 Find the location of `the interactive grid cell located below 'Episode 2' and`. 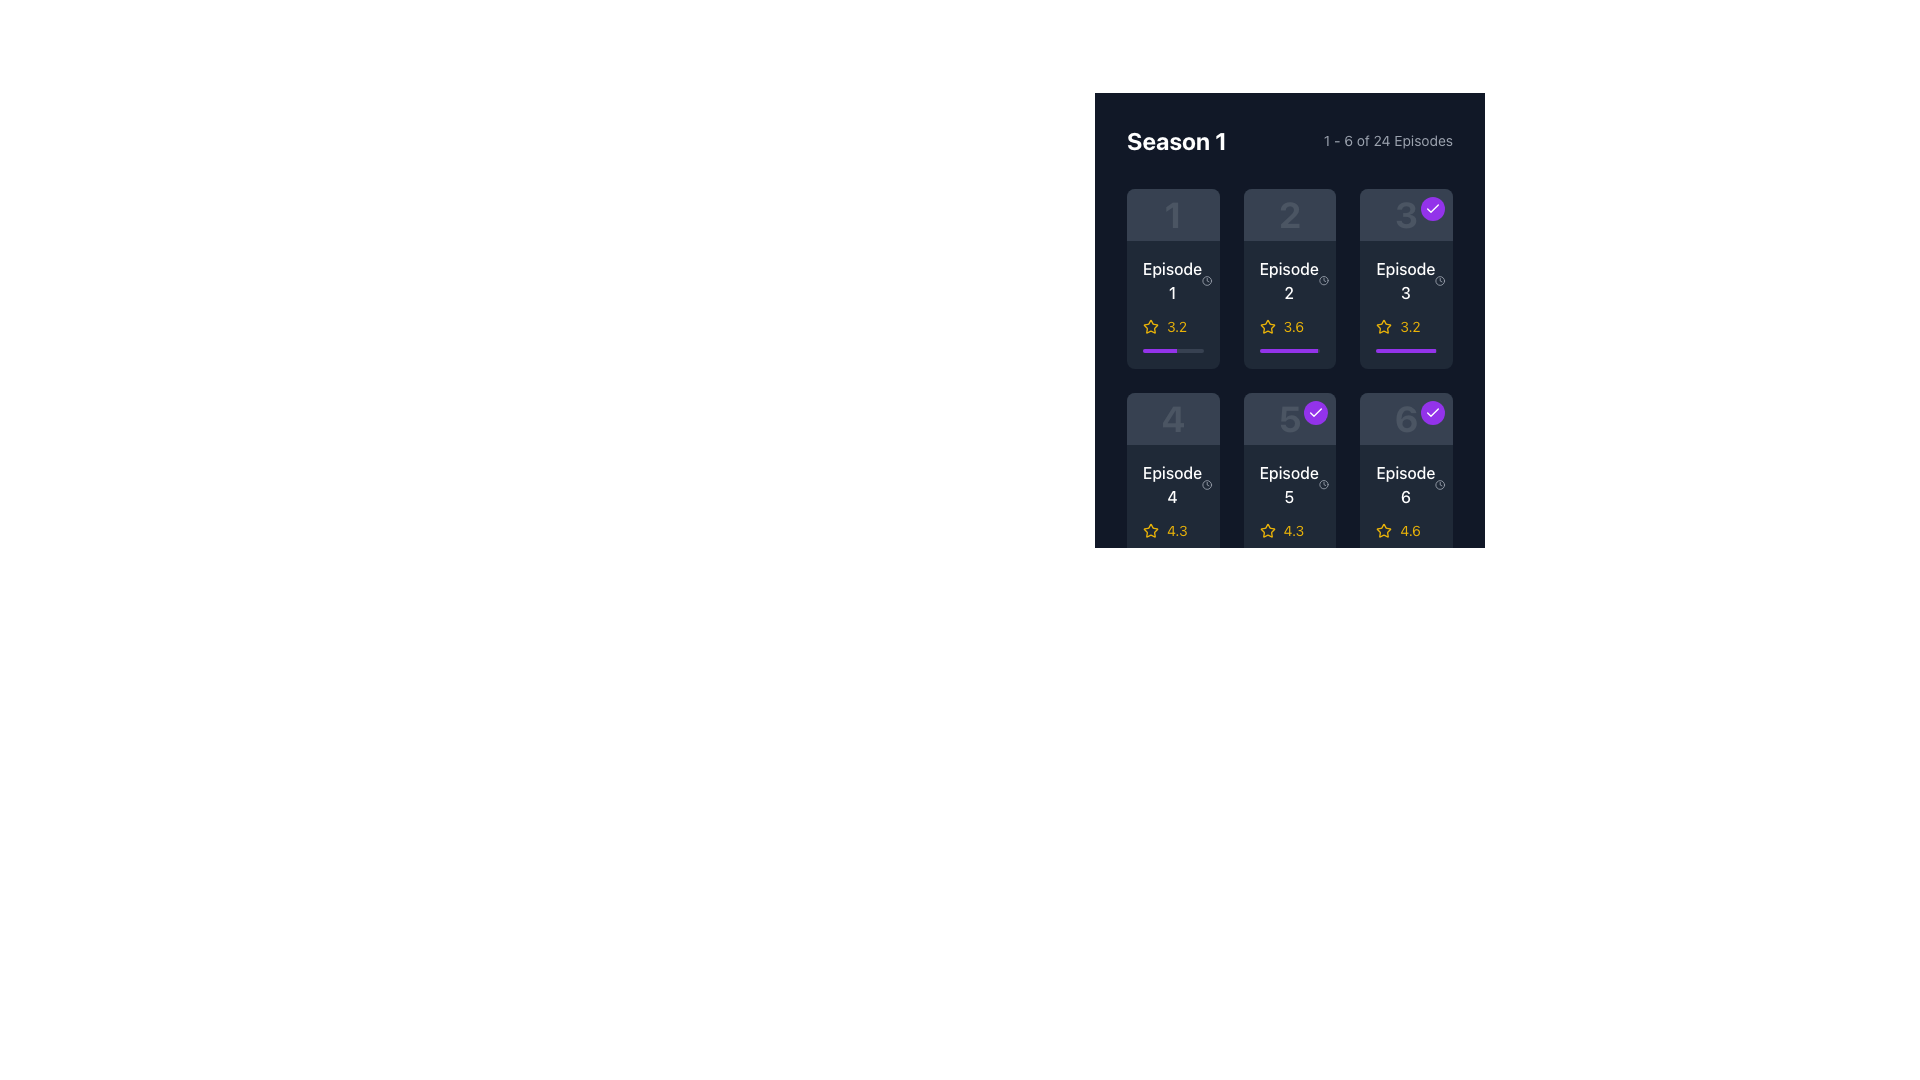

the interactive grid cell located below 'Episode 2' and is located at coordinates (1290, 381).